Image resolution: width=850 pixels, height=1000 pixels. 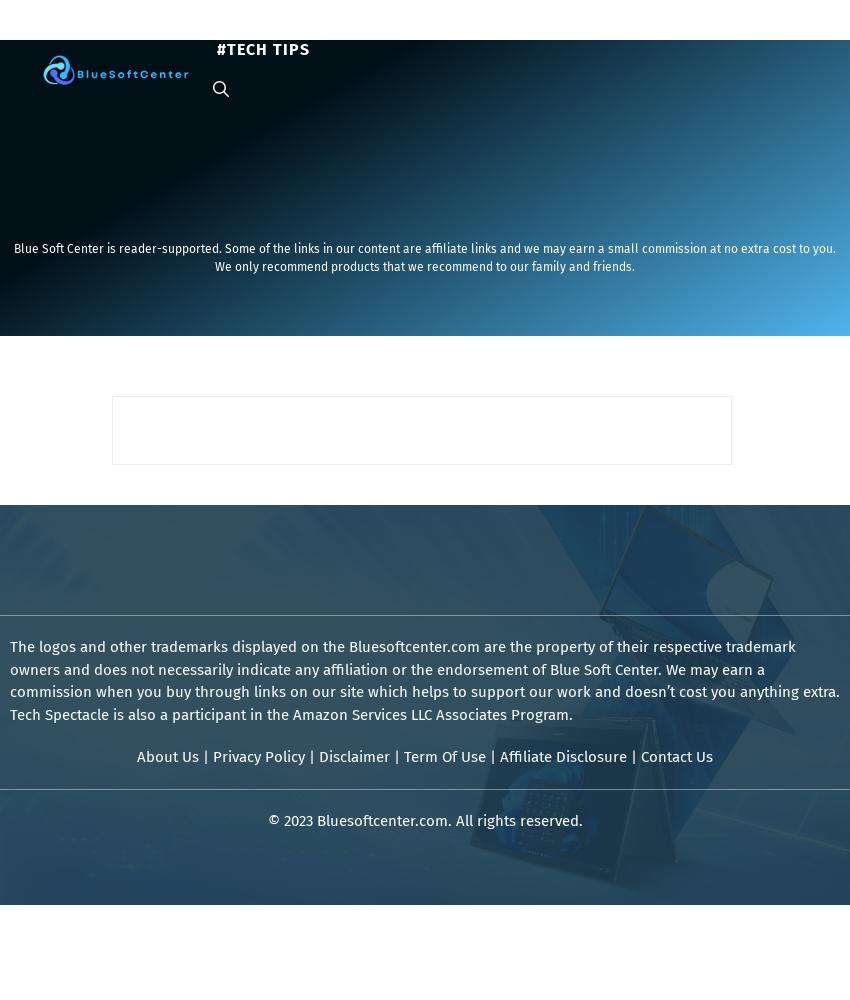 I want to click on 'Blue Soft Center is reader-supported. Some of the links in our content are affiliate links and we may earn a small commission at no extra cost to you.', so click(x=425, y=248).